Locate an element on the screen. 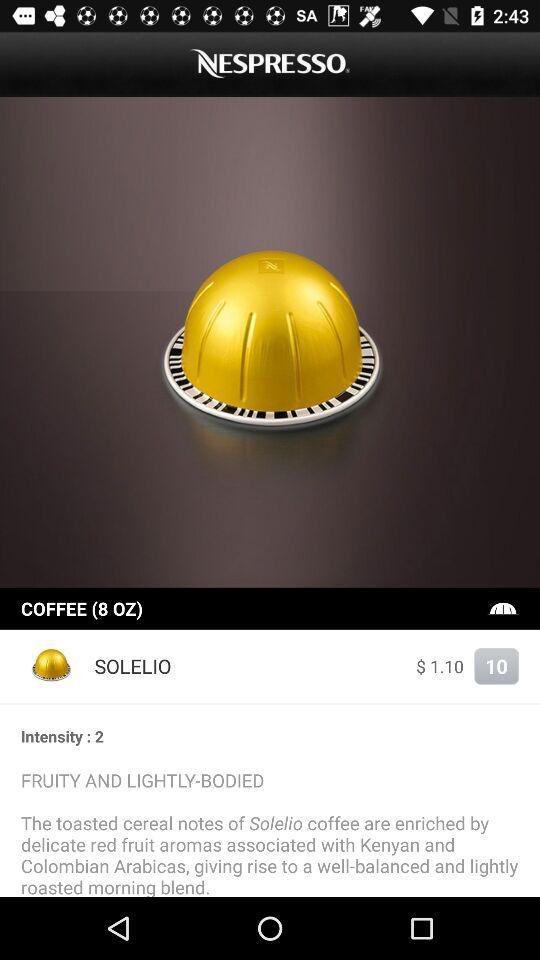 The width and height of the screenshot is (540, 960). item to the right of the solelio icon is located at coordinates (440, 666).